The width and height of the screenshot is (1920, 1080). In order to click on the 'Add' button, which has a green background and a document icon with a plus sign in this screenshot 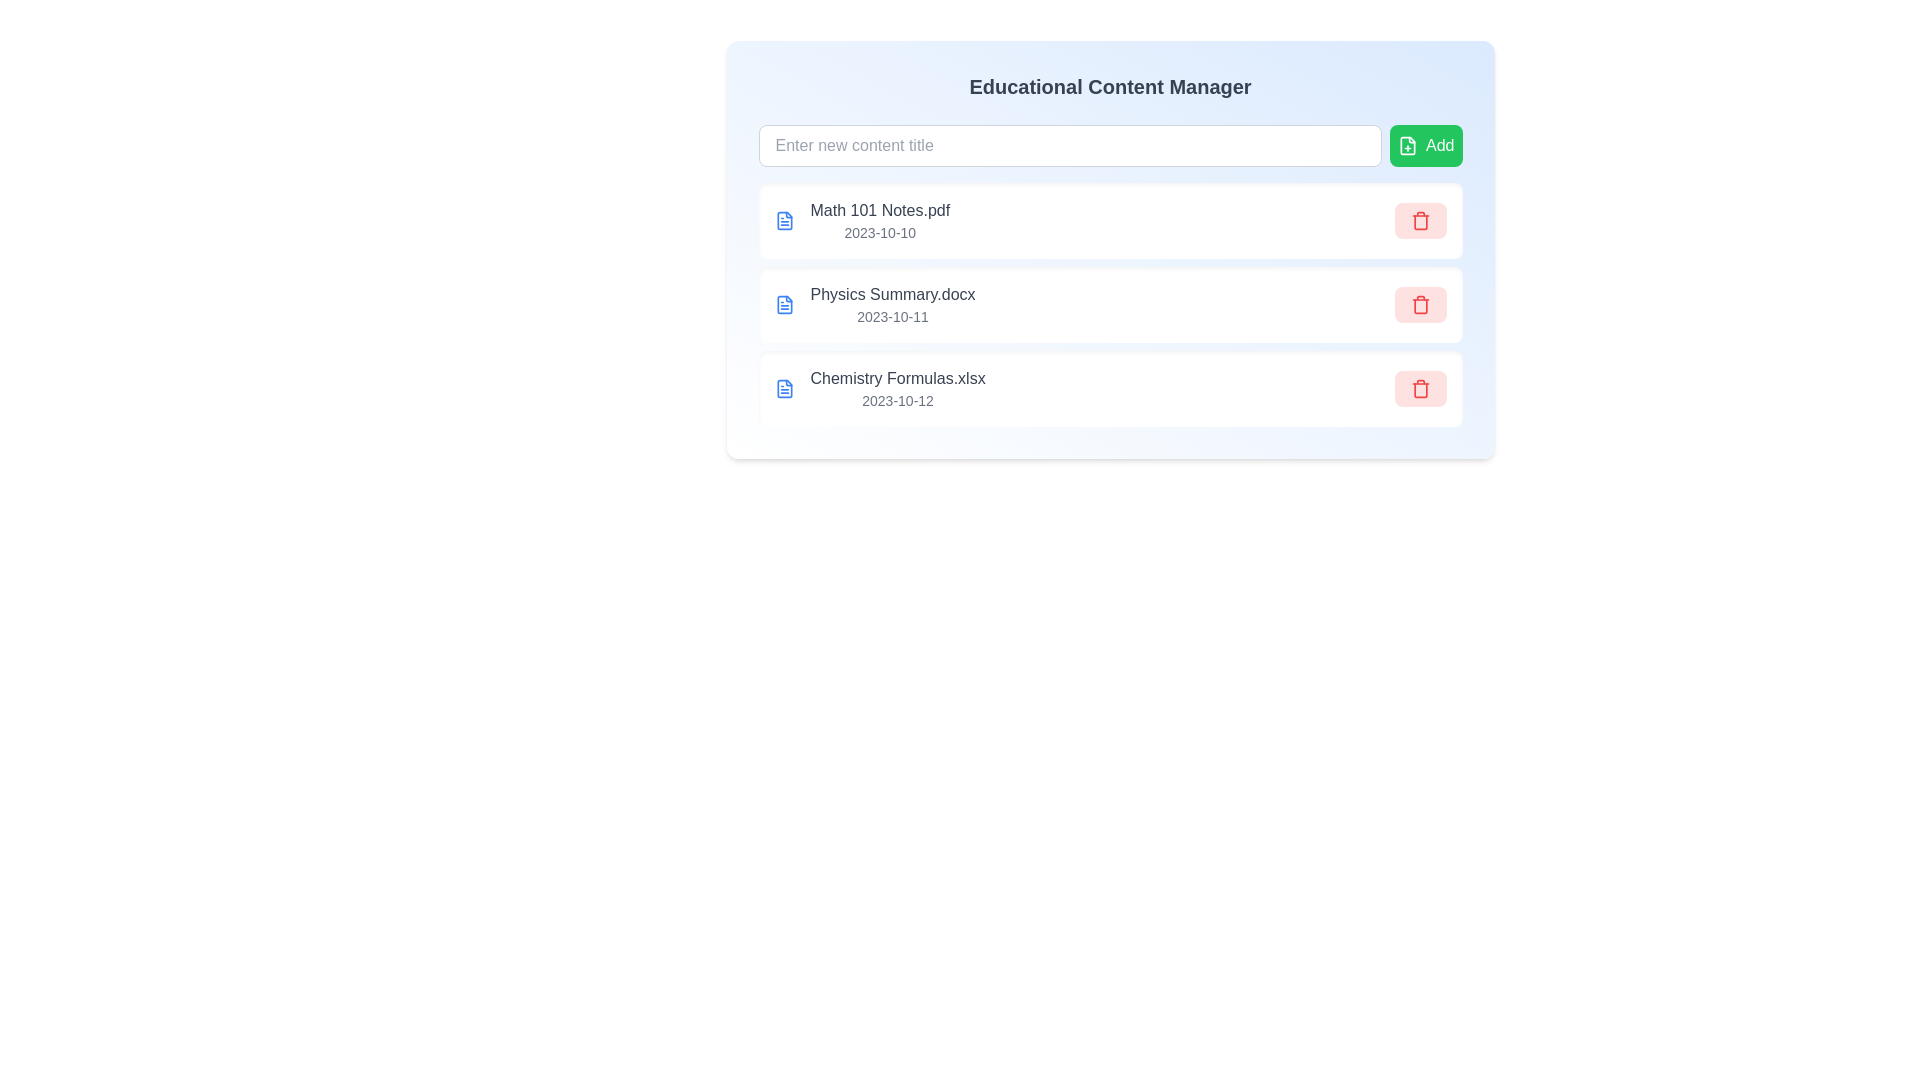, I will do `click(1425, 145)`.